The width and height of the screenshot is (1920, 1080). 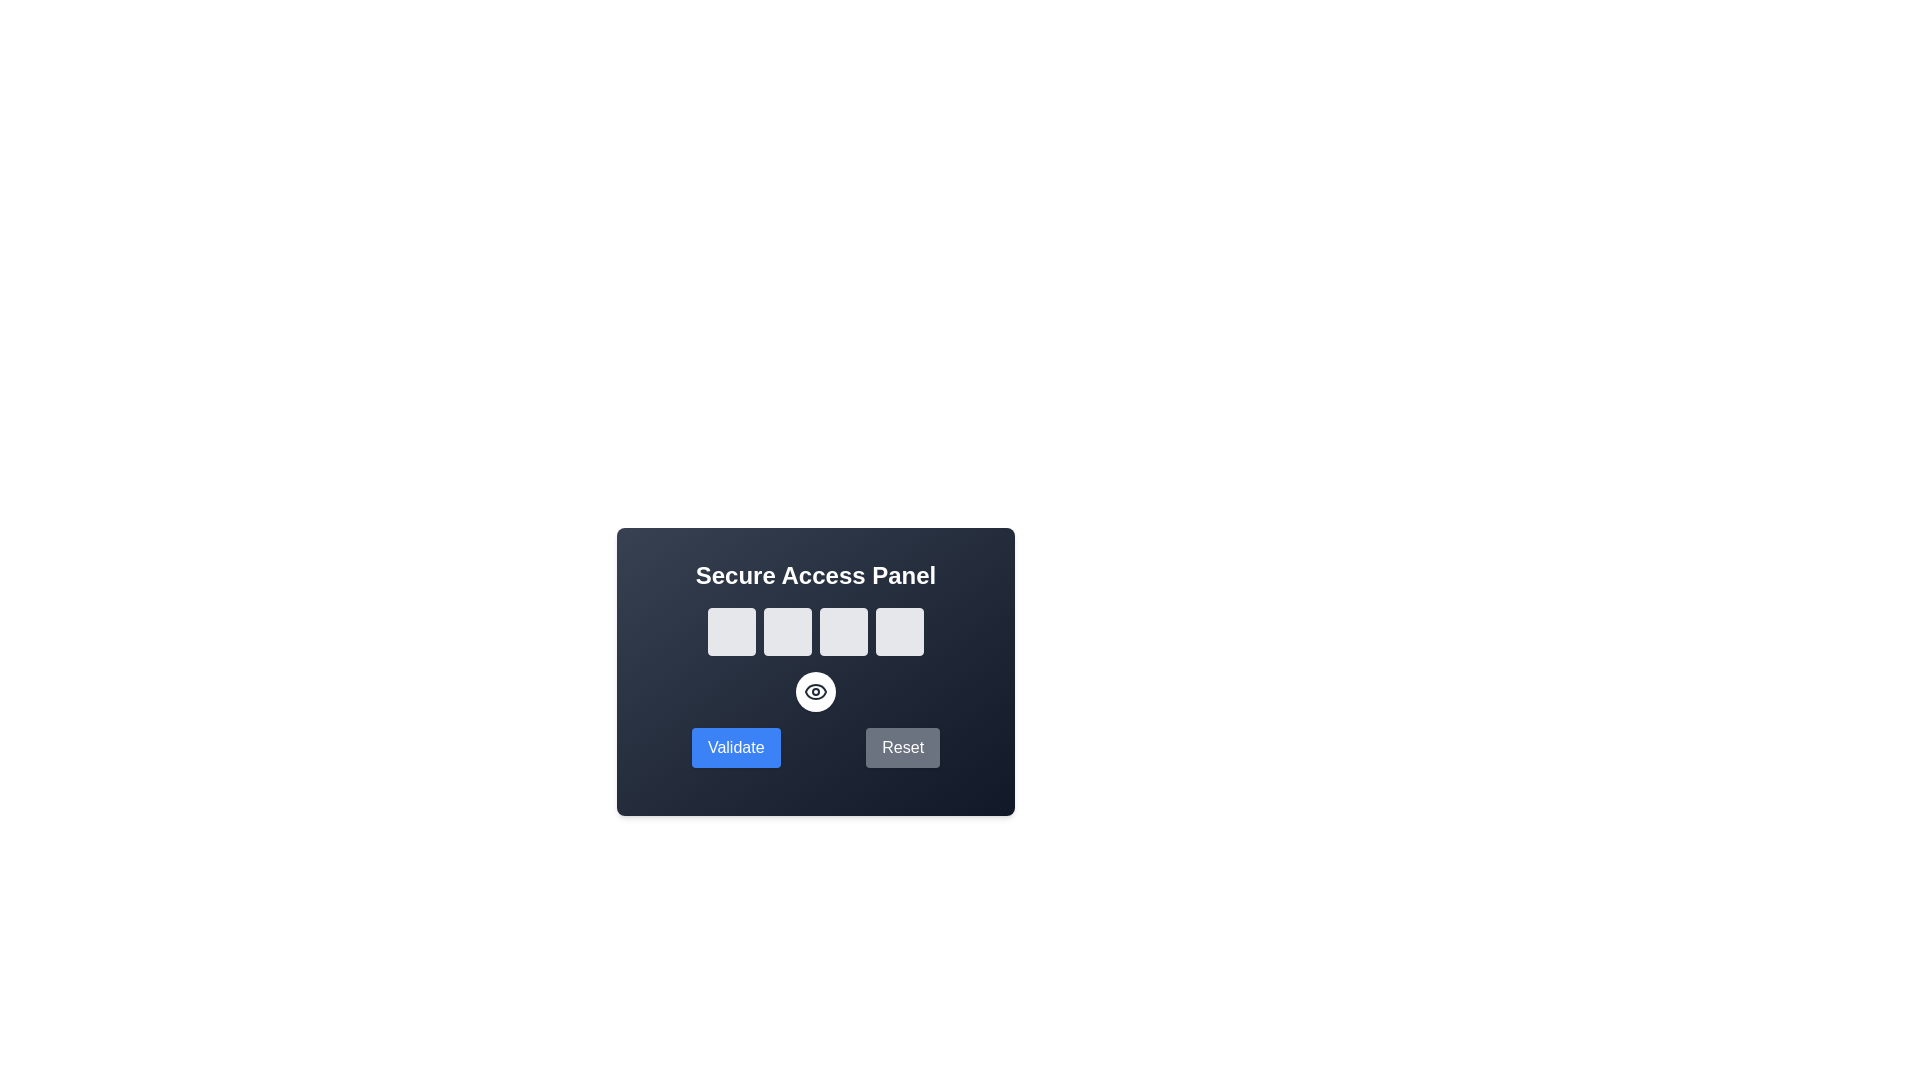 I want to click on the reset button located at the bottom-right part of the central interface, positioned to the right of the 'Validate' button, through keyboard navigation, so click(x=902, y=748).